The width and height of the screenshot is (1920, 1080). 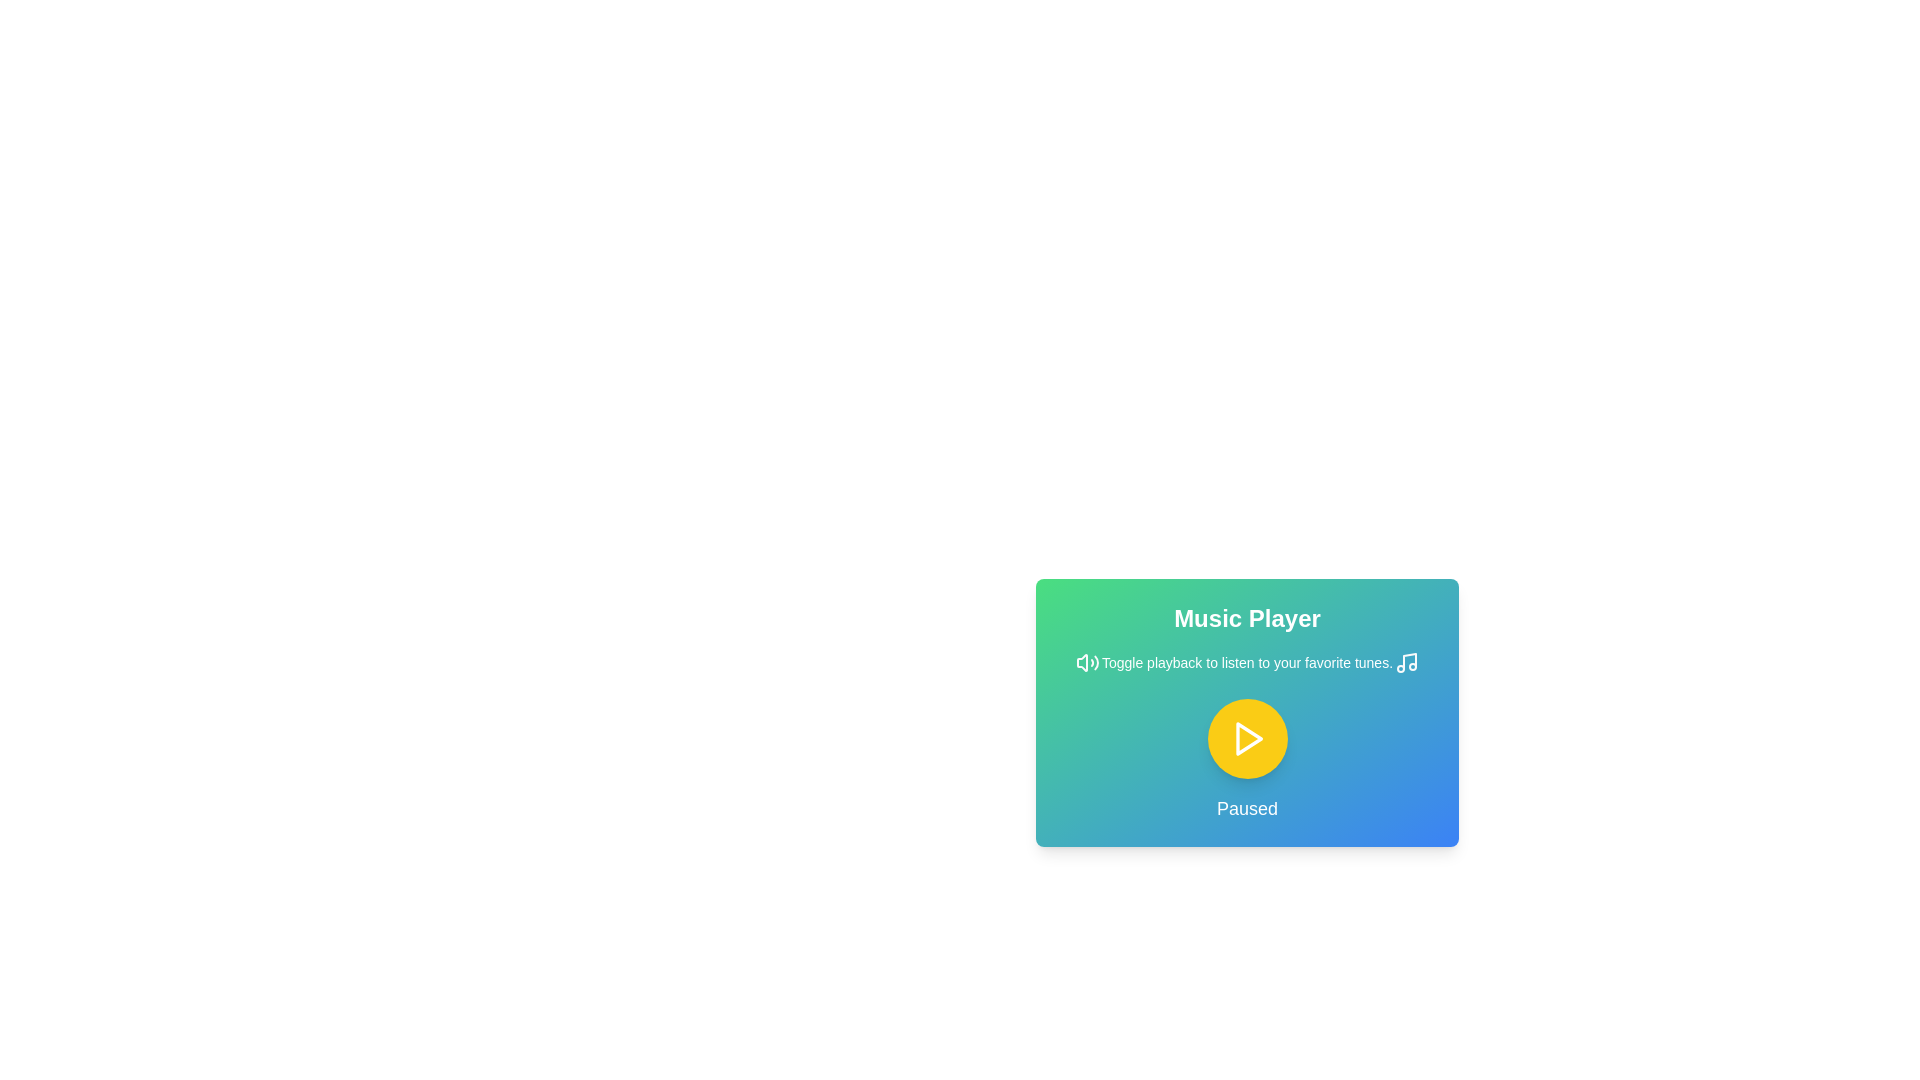 What do you see at coordinates (1246, 739) in the screenshot?
I see `the triangular-shaped play icon with a white outline, located within a circular yellow button at the bottom part of the interface` at bounding box center [1246, 739].